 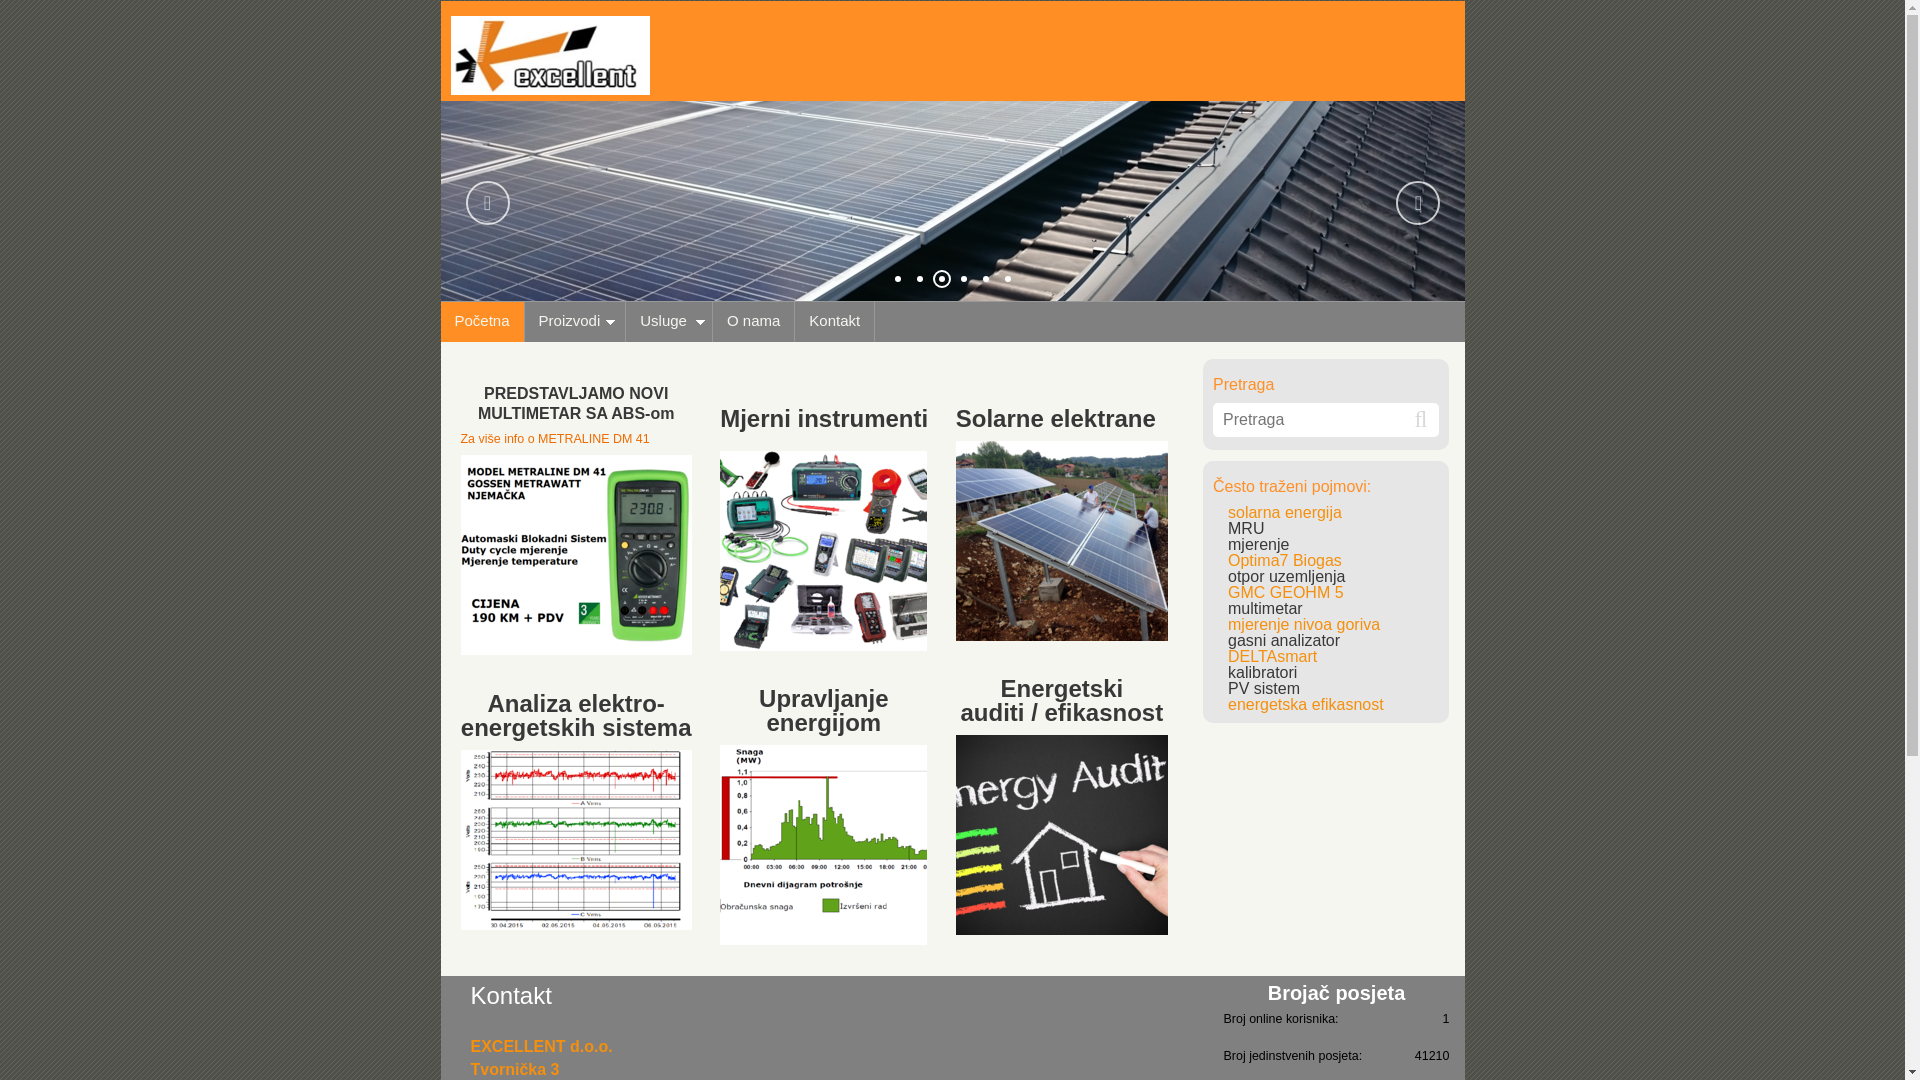 What do you see at coordinates (835, 319) in the screenshot?
I see `'Kontakt'` at bounding box center [835, 319].